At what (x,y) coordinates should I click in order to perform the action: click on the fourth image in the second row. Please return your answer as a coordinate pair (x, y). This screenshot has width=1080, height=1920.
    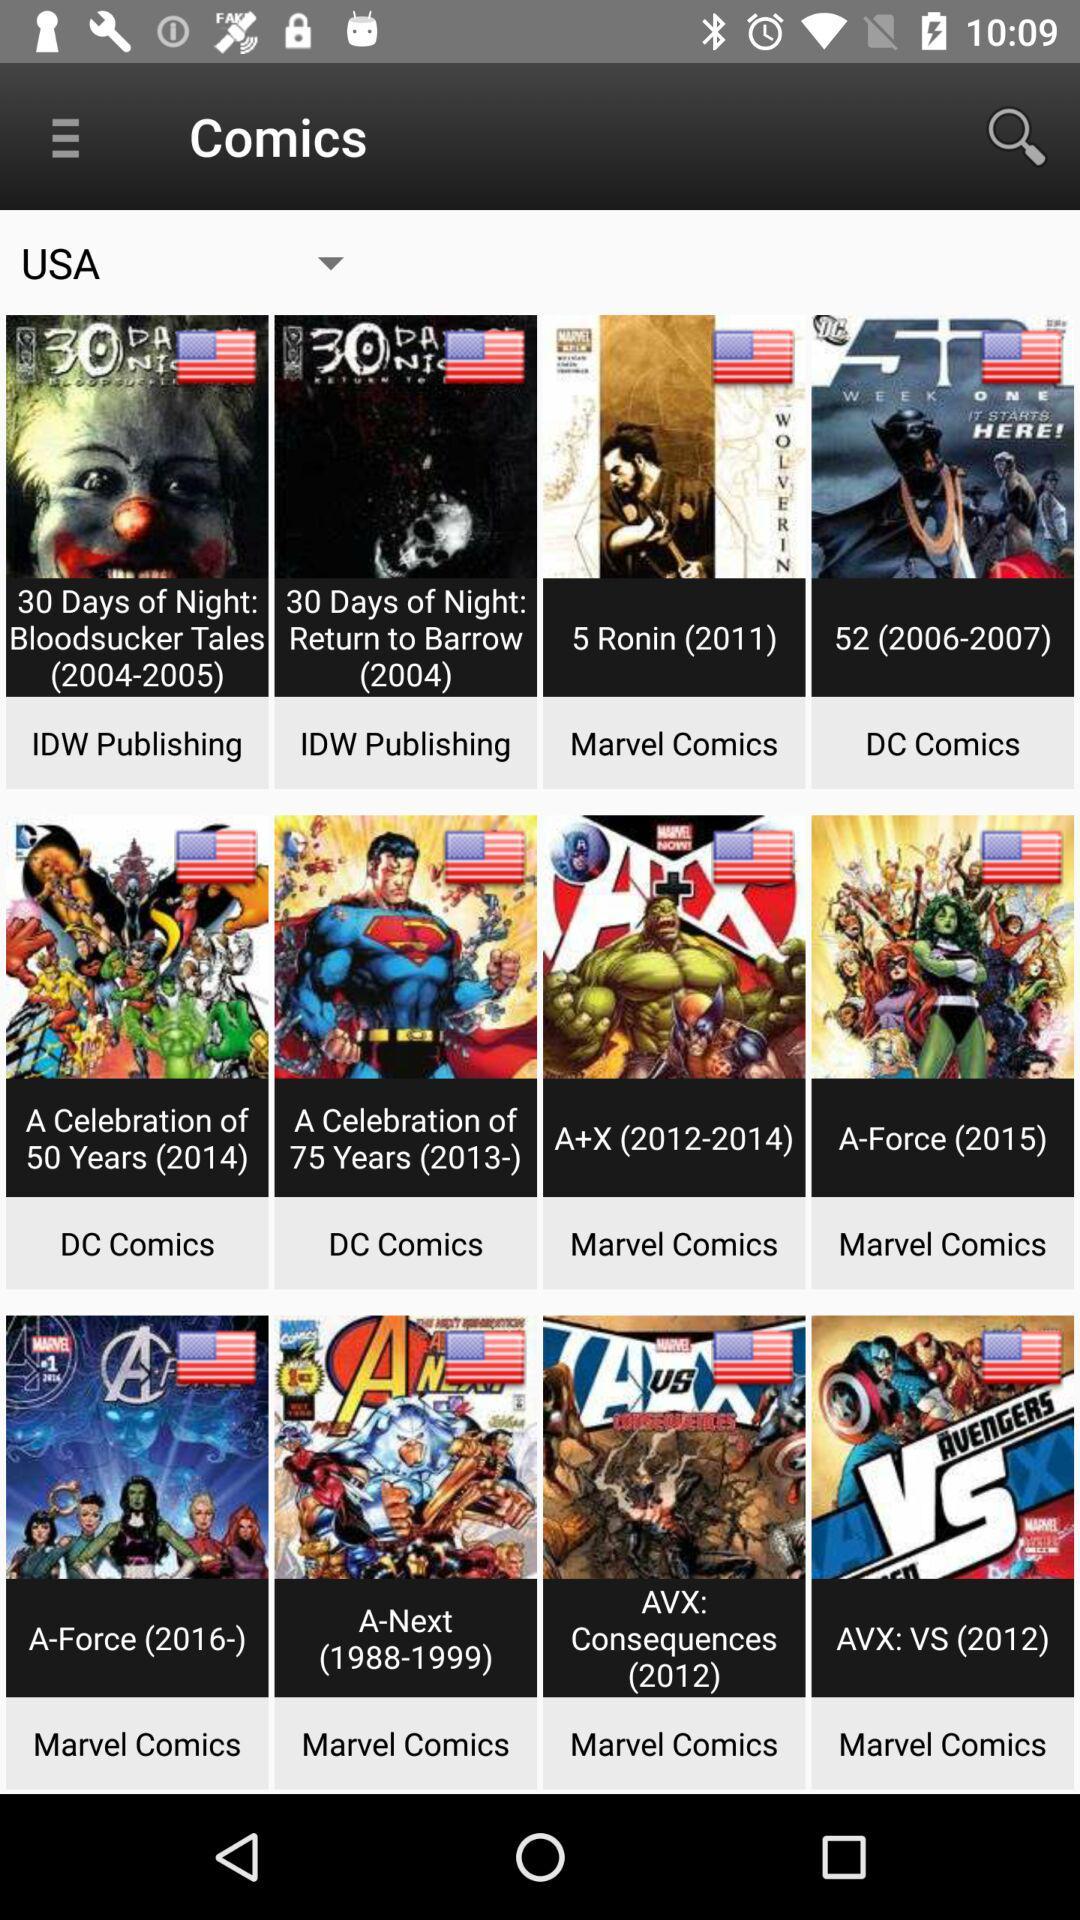
    Looking at the image, I should click on (942, 1014).